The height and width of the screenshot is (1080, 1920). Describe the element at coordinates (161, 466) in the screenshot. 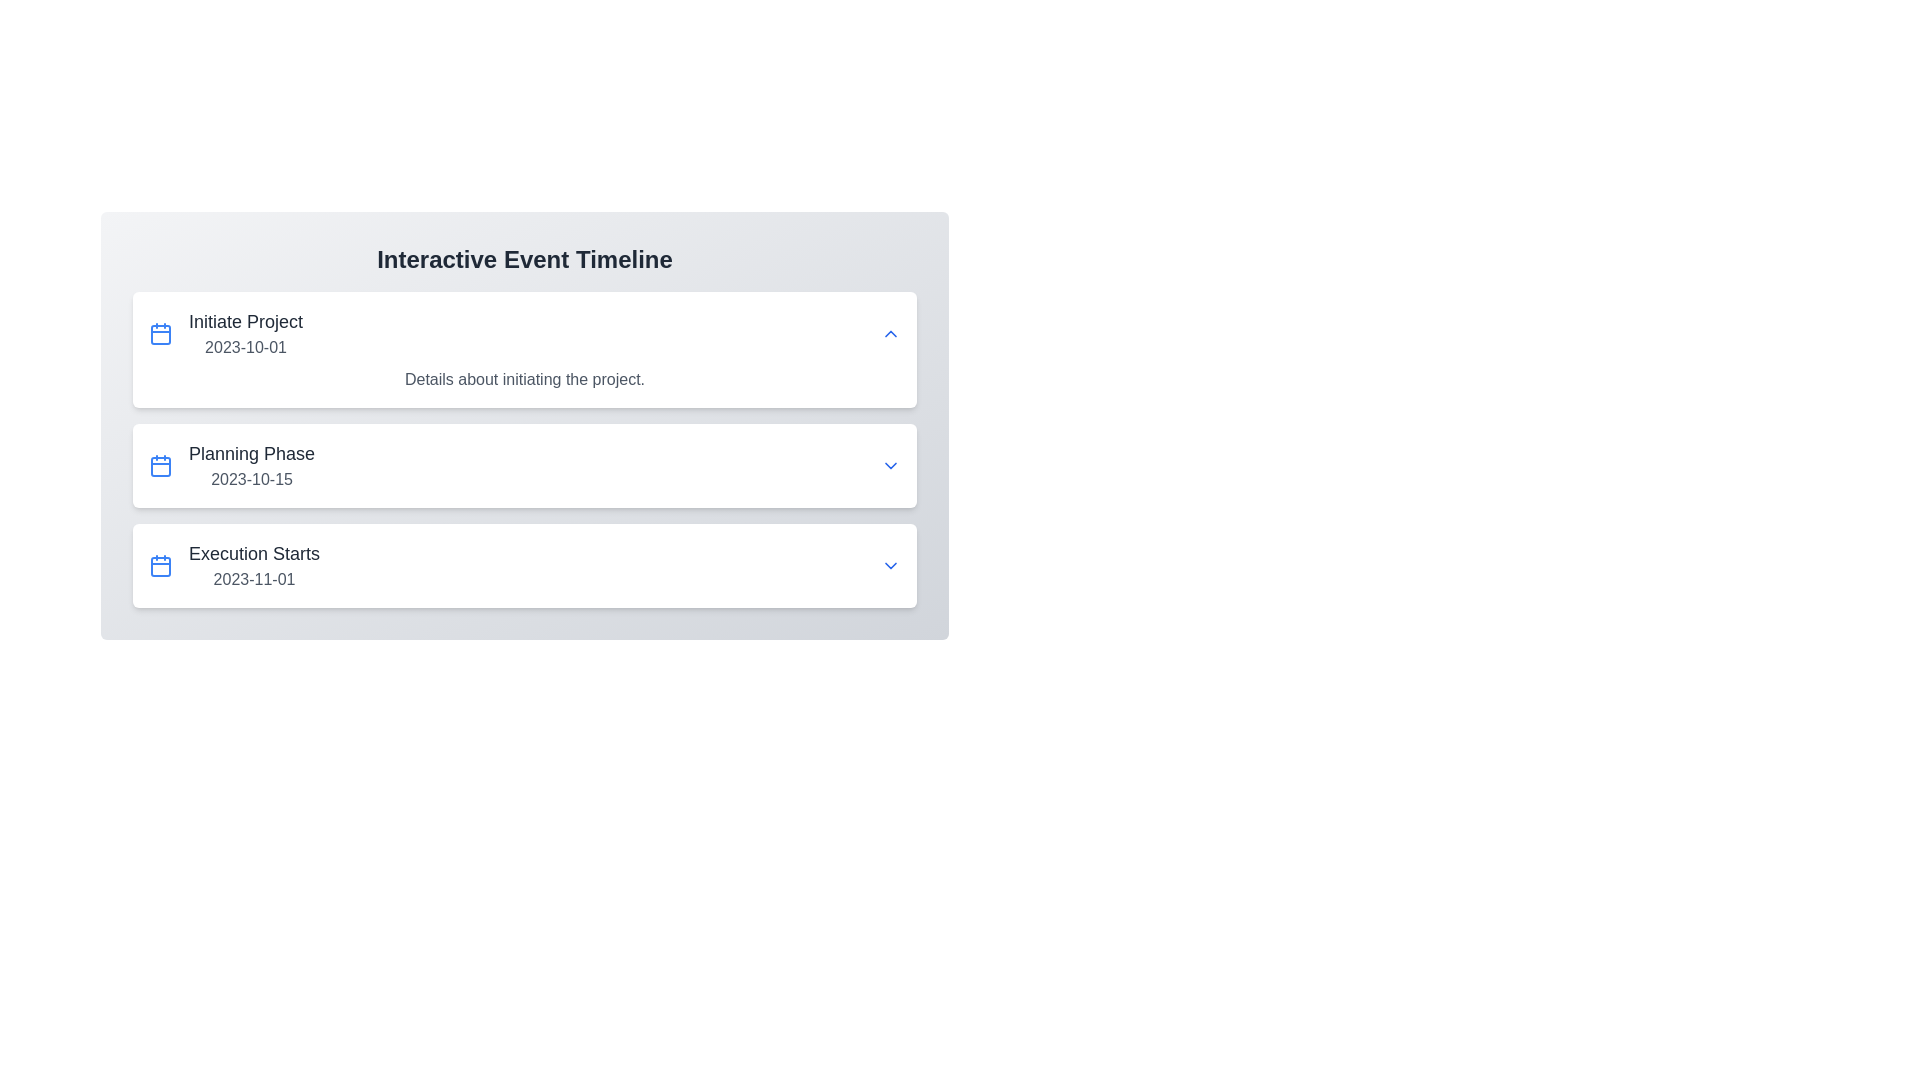

I see `the calendar icon that is positioned to the left of the text 'Planning Phase'` at that location.